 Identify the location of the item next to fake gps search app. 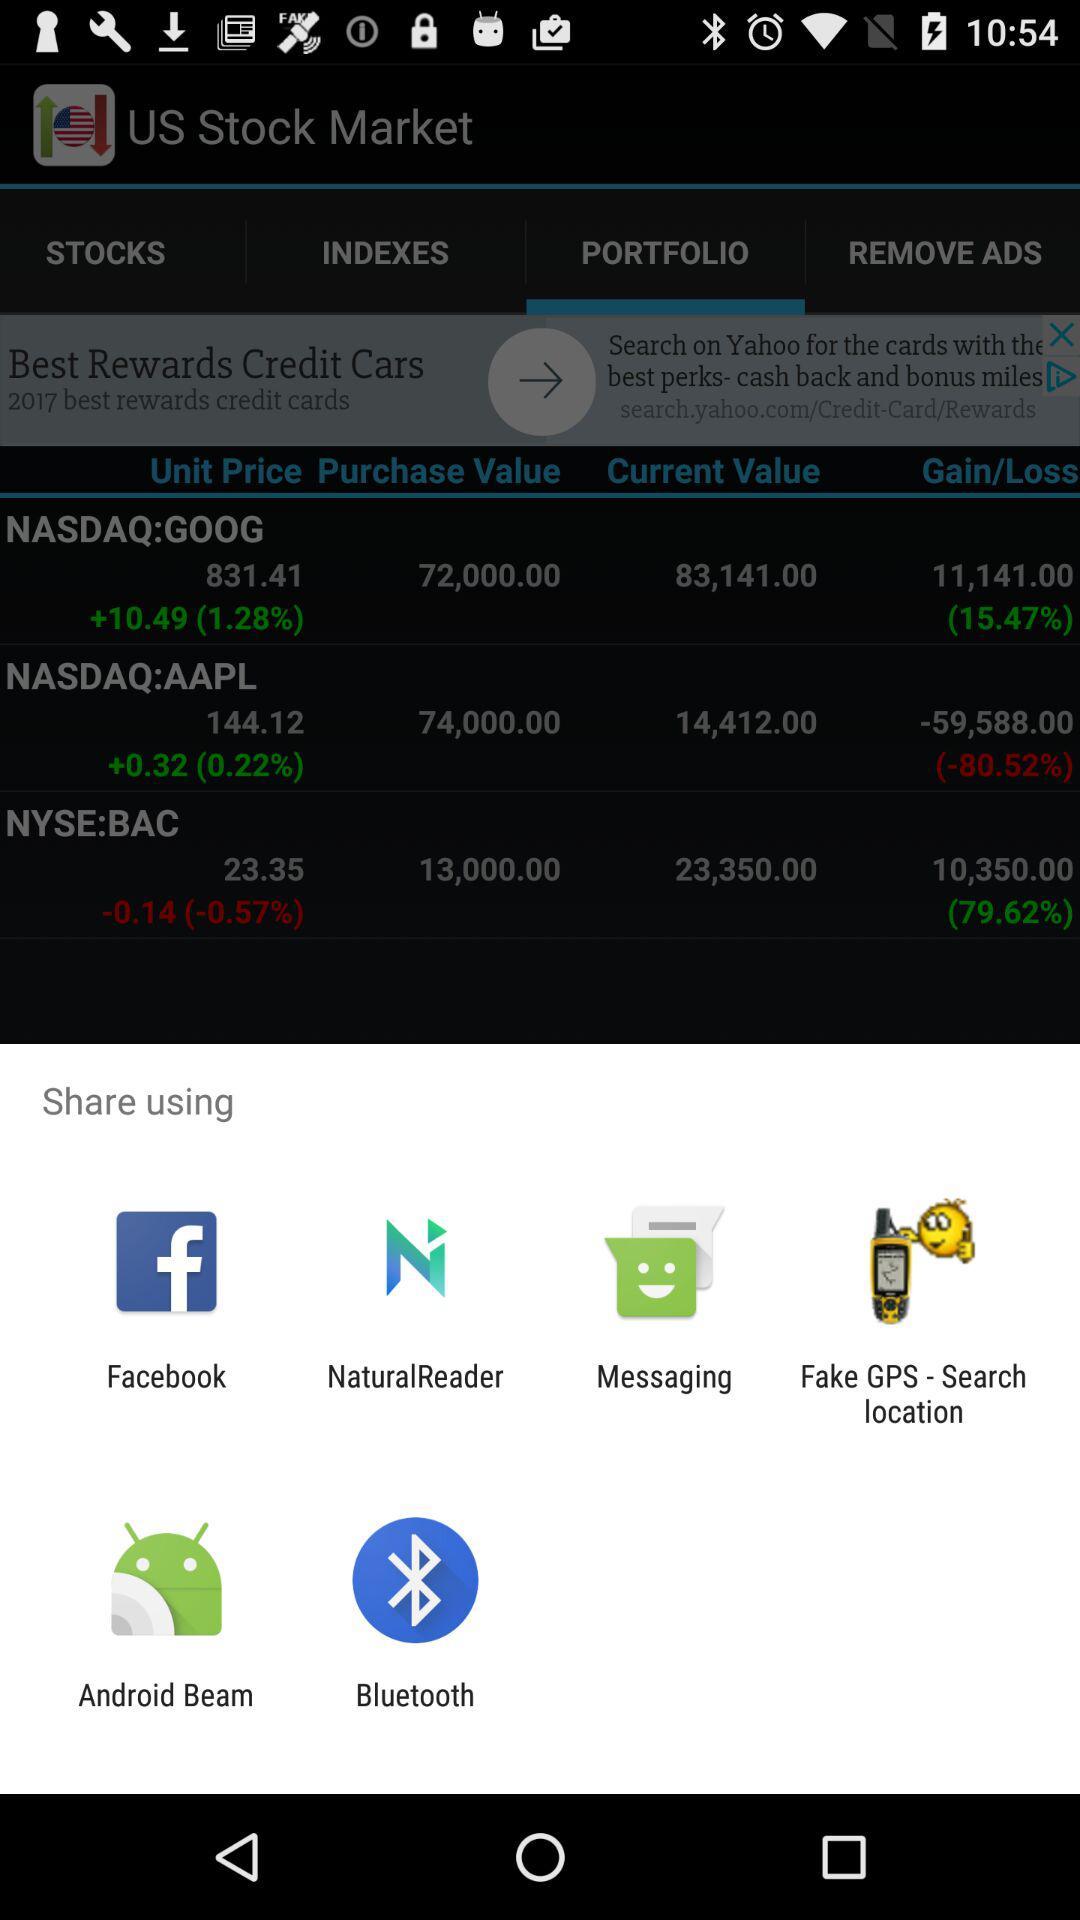
(664, 1392).